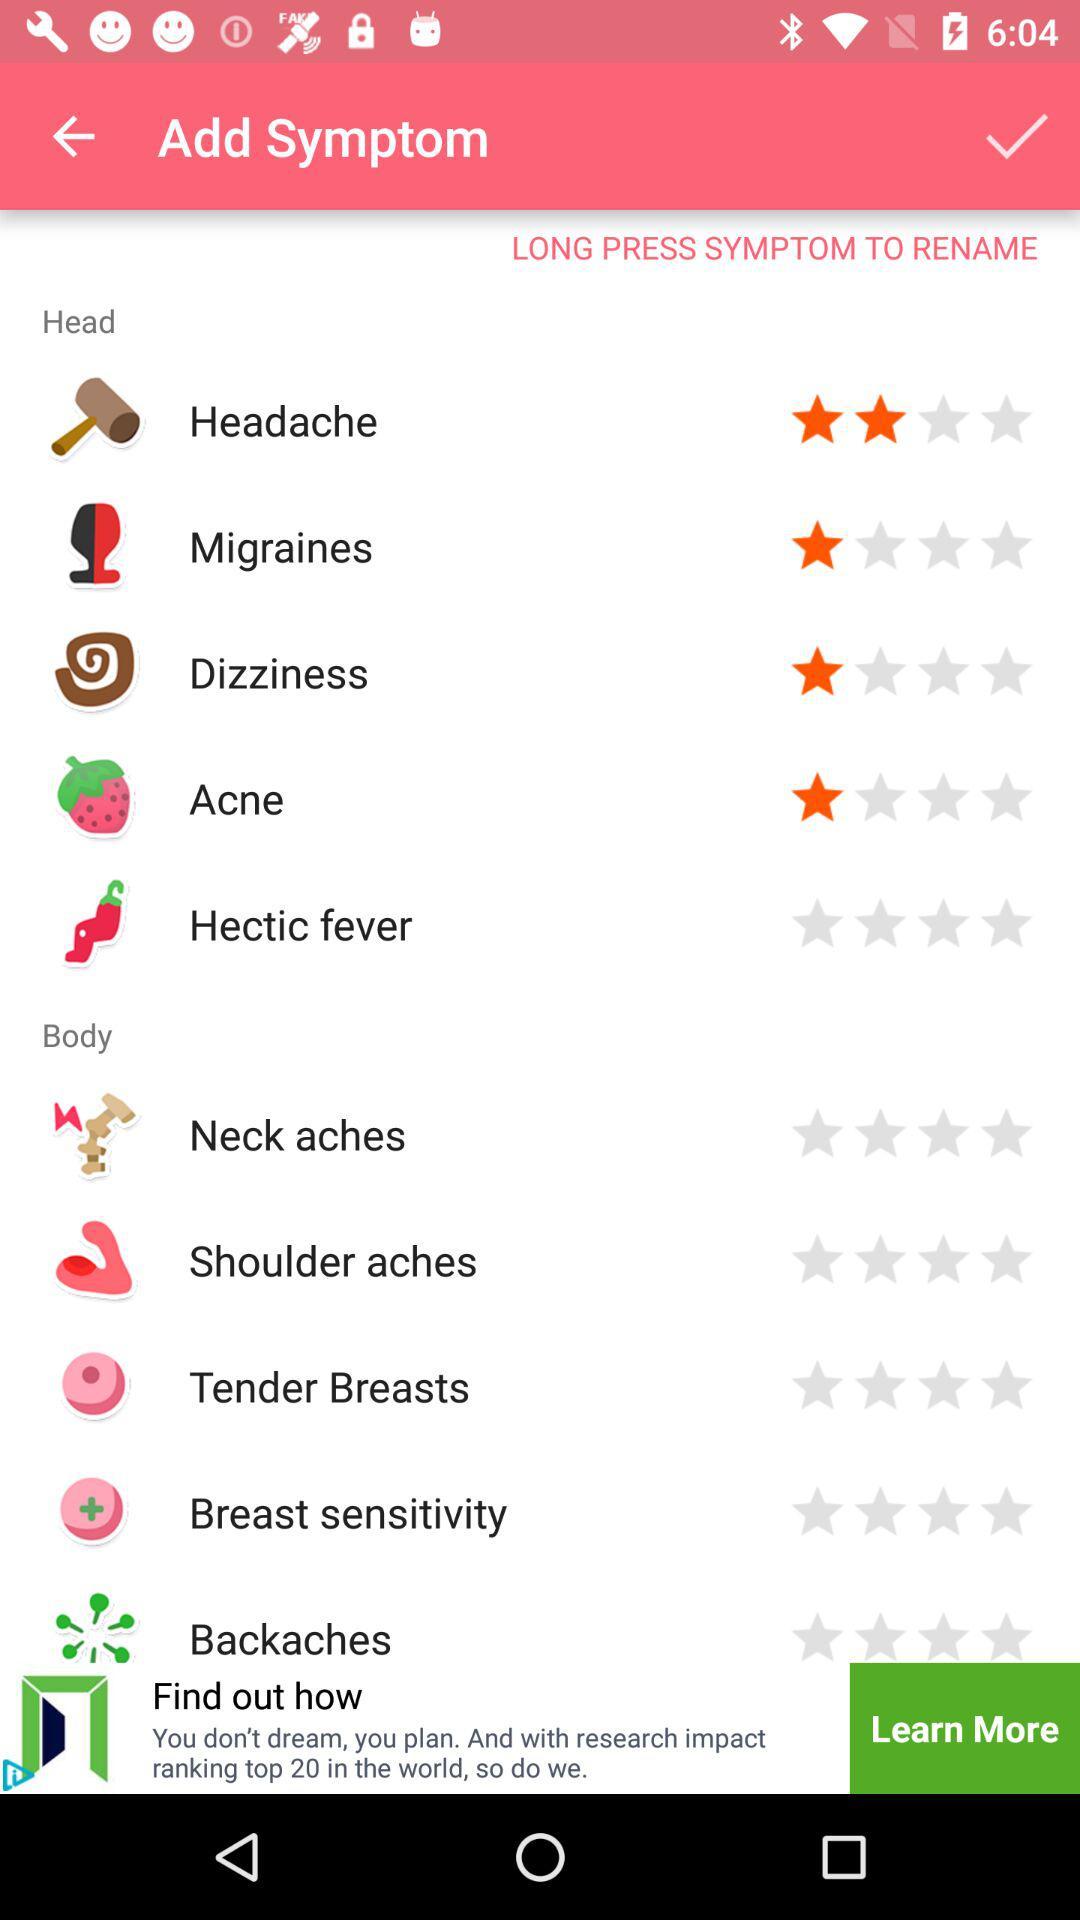  What do you see at coordinates (72, 135) in the screenshot?
I see `icon next to add symptom item` at bounding box center [72, 135].